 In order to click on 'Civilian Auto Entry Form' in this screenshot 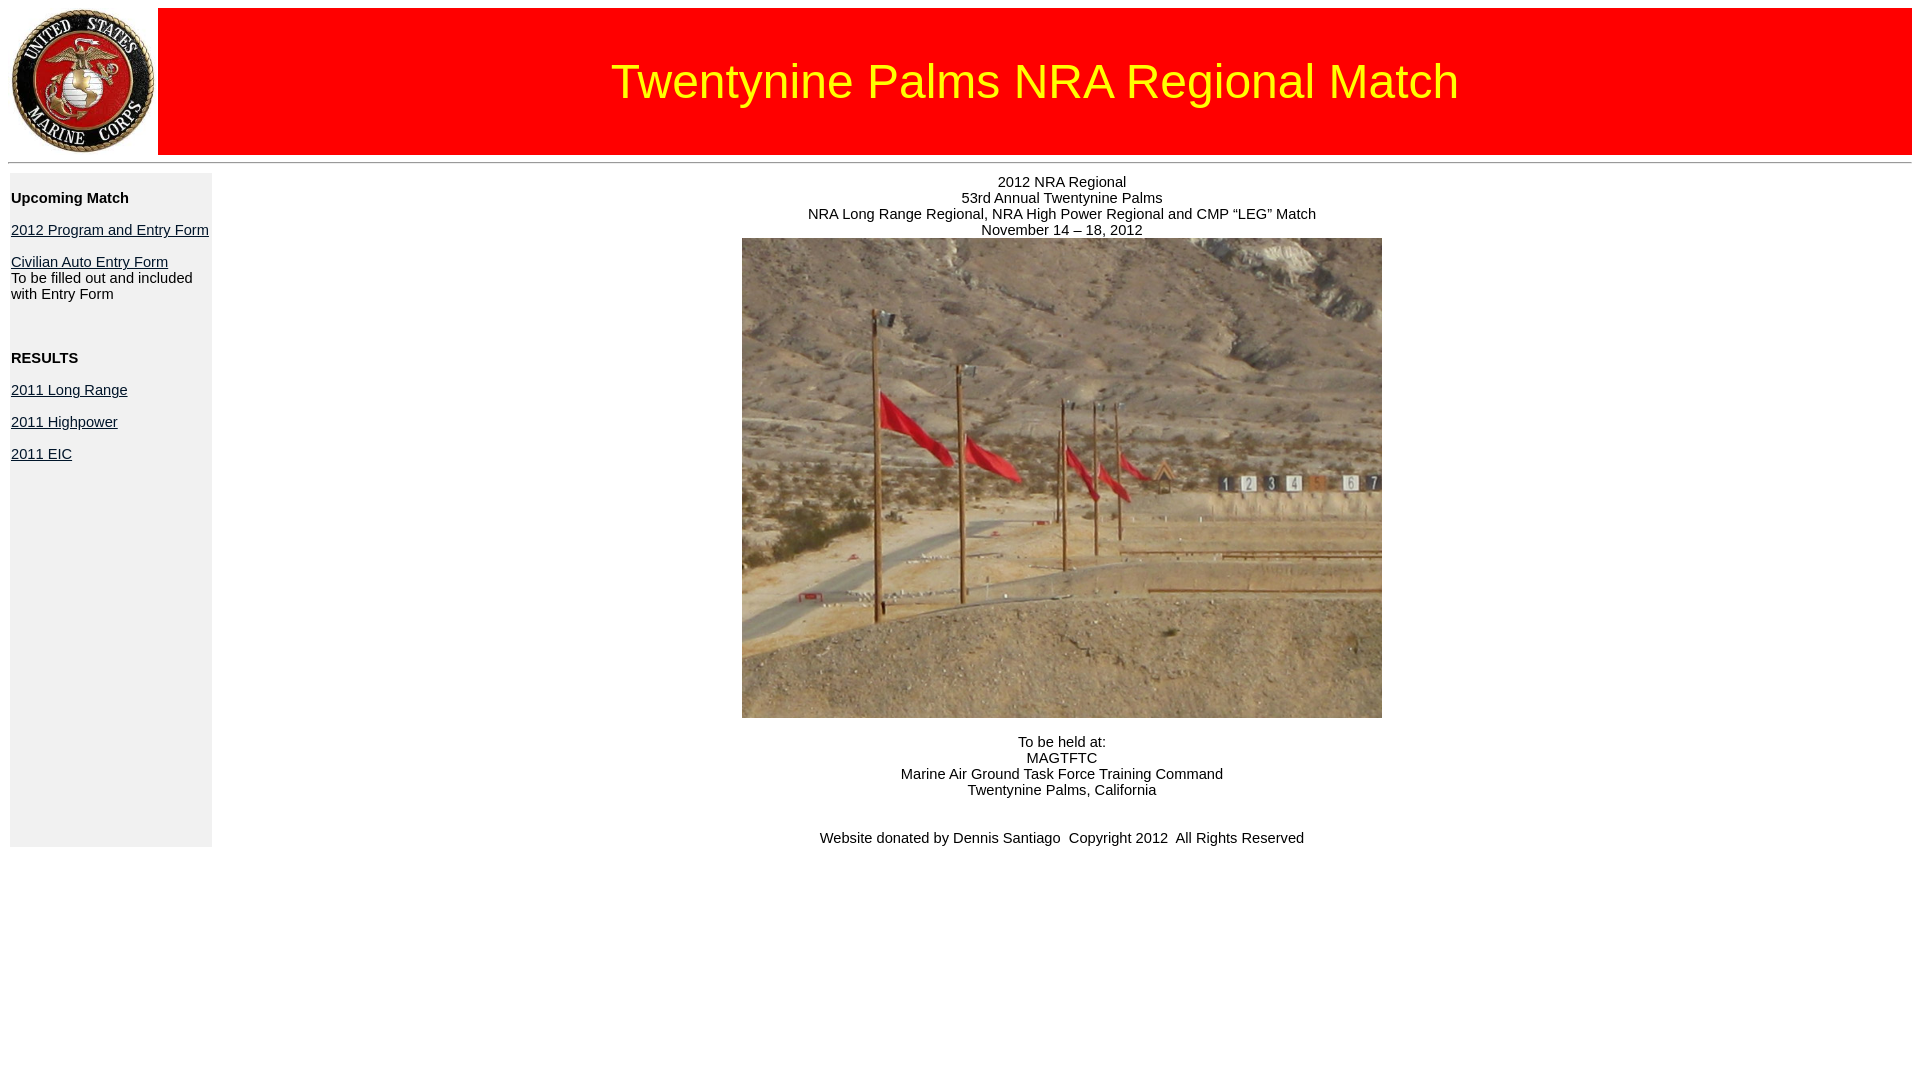, I will do `click(88, 261)`.